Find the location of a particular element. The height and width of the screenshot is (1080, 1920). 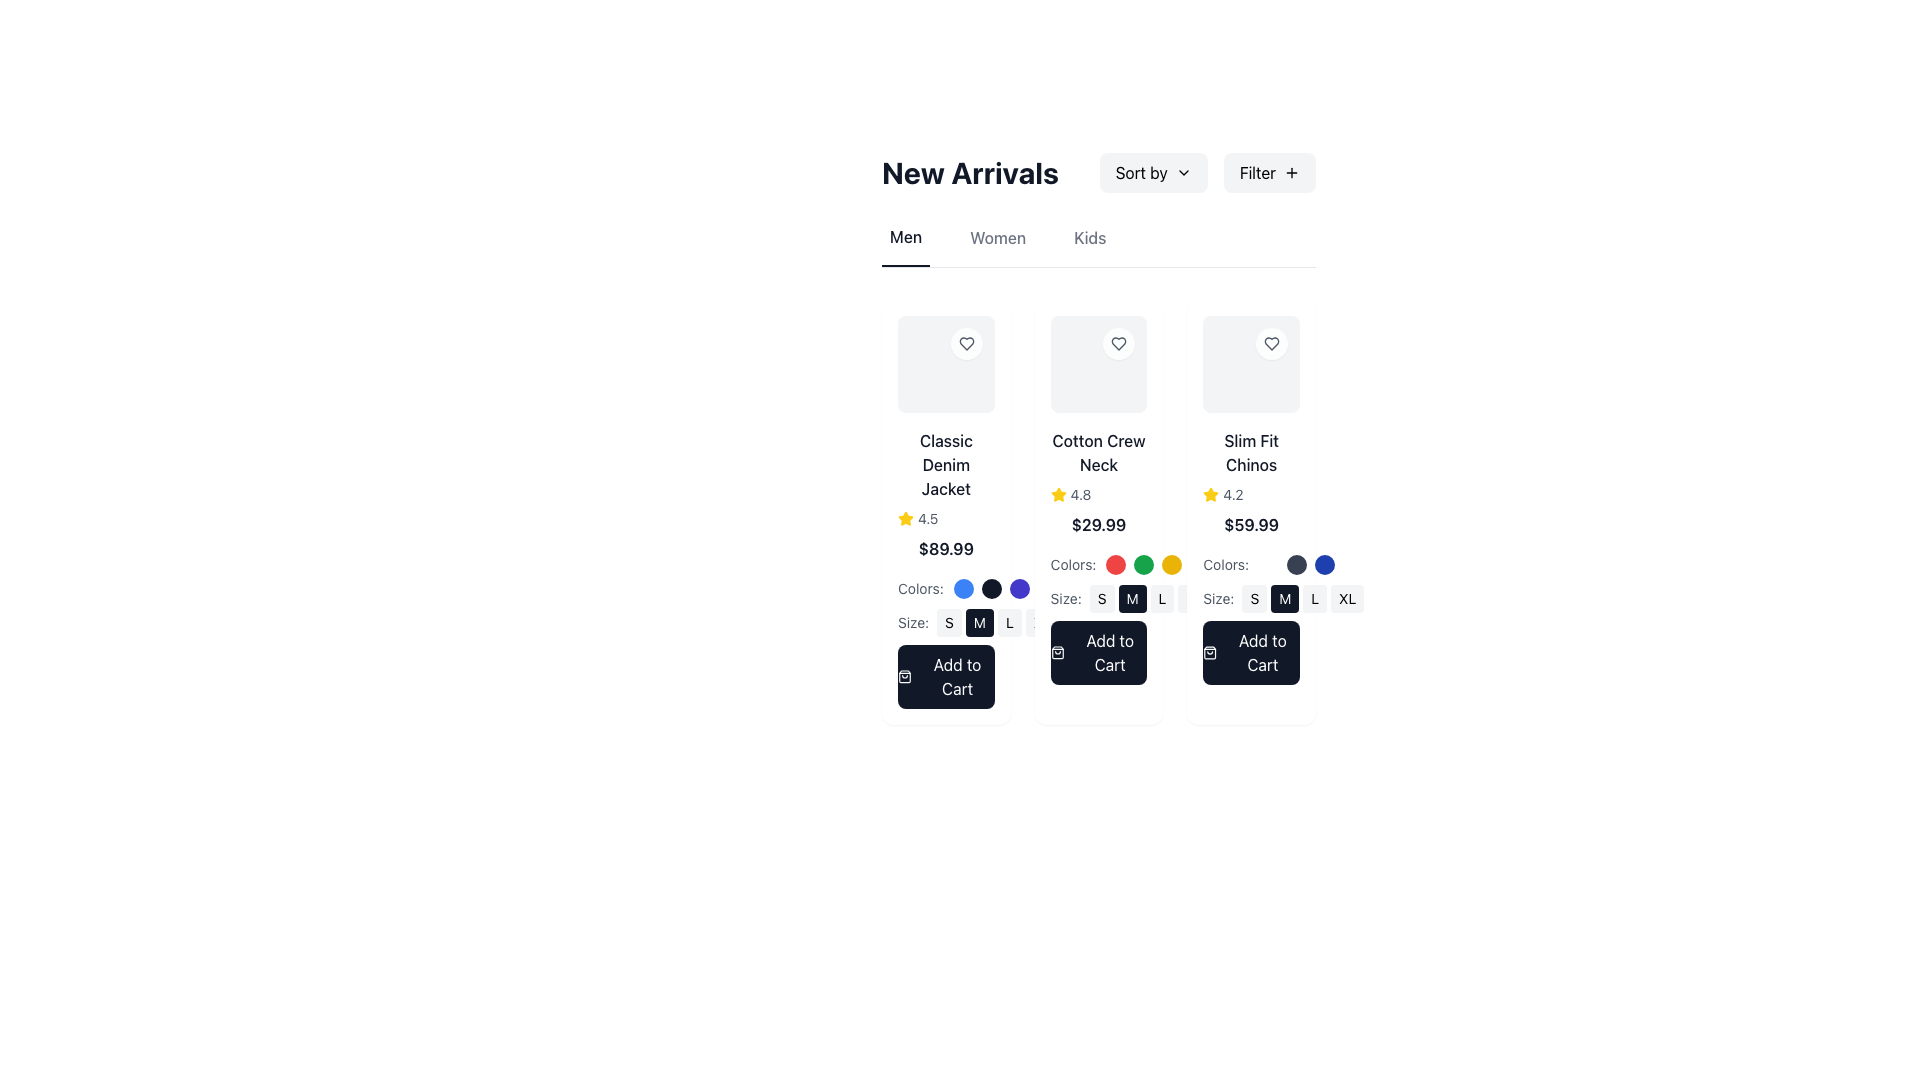

the second color selection button for the 'Slim Fit Chinos' product is located at coordinates (1297, 564).